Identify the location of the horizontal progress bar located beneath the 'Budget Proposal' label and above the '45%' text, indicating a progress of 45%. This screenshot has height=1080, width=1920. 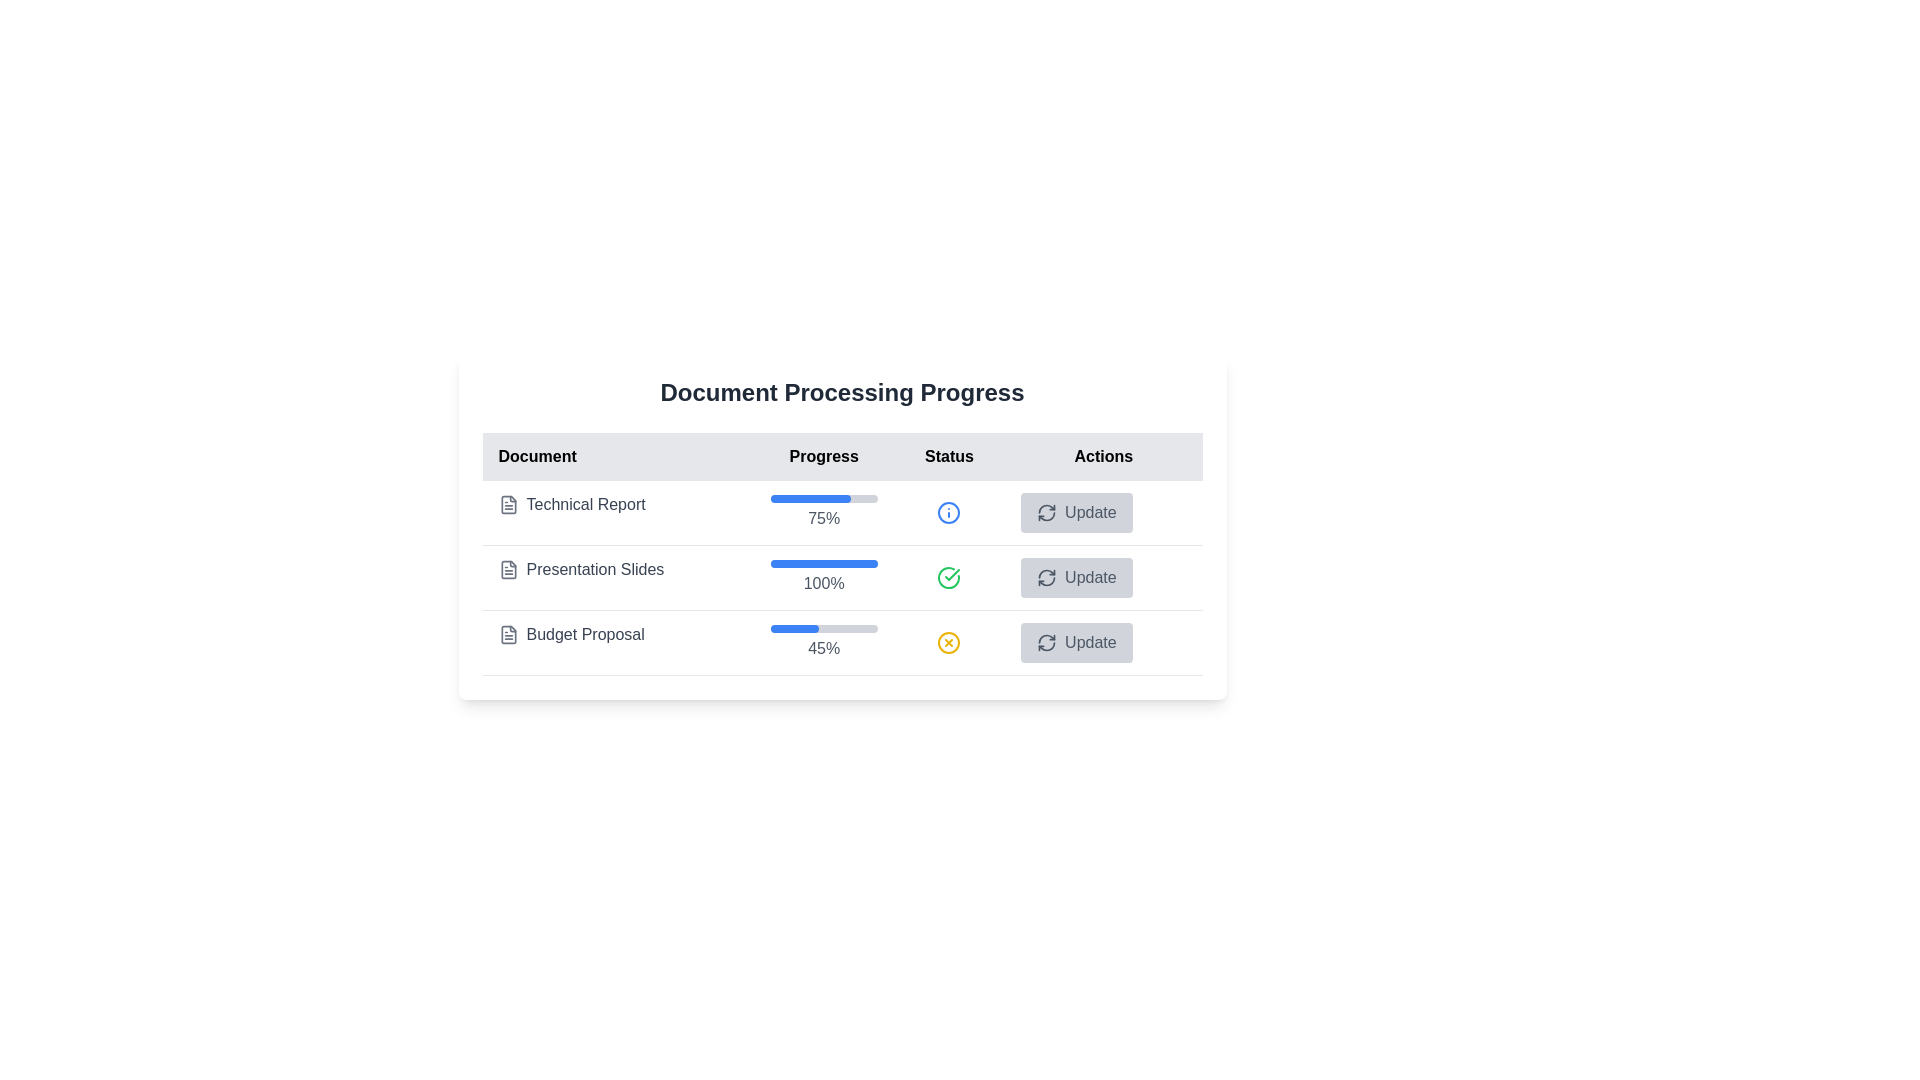
(824, 627).